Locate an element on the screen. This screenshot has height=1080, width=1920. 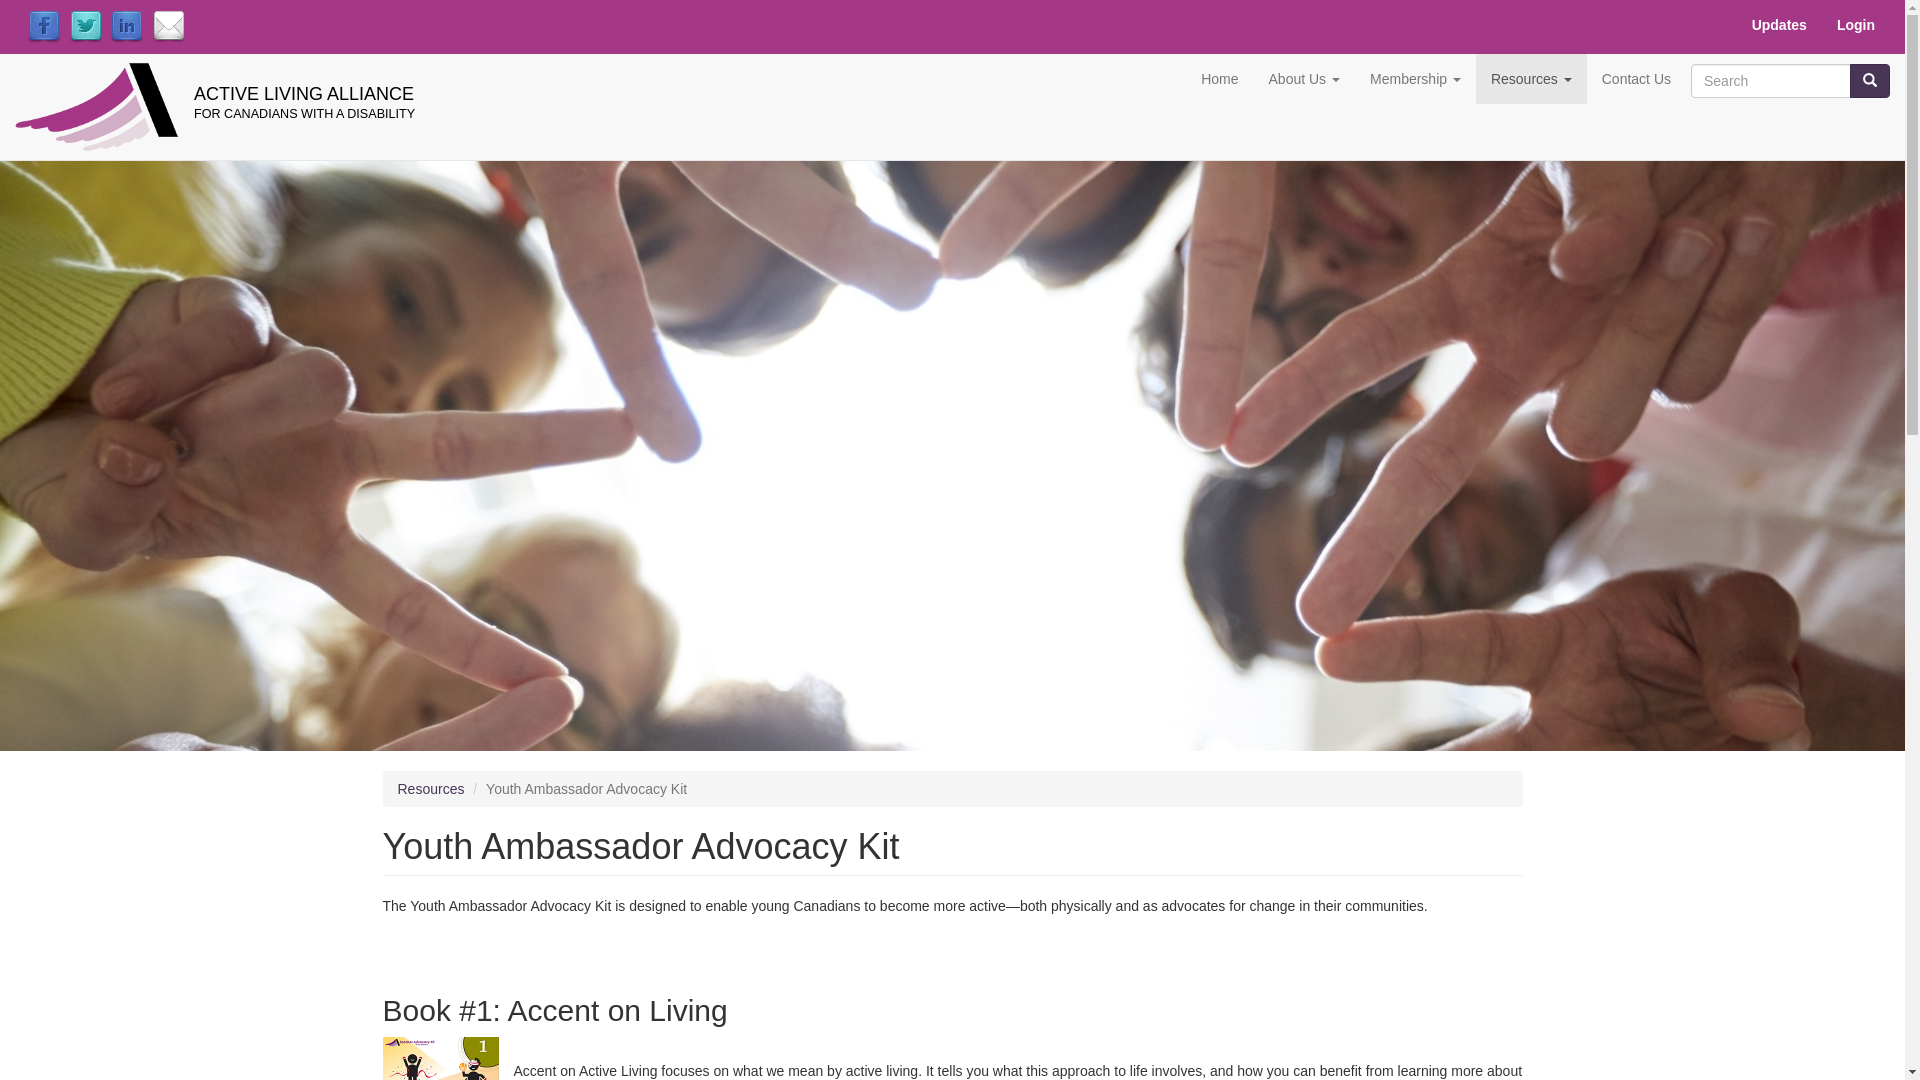
'Enter the terms you wish to search for.' is located at coordinates (1689, 80).